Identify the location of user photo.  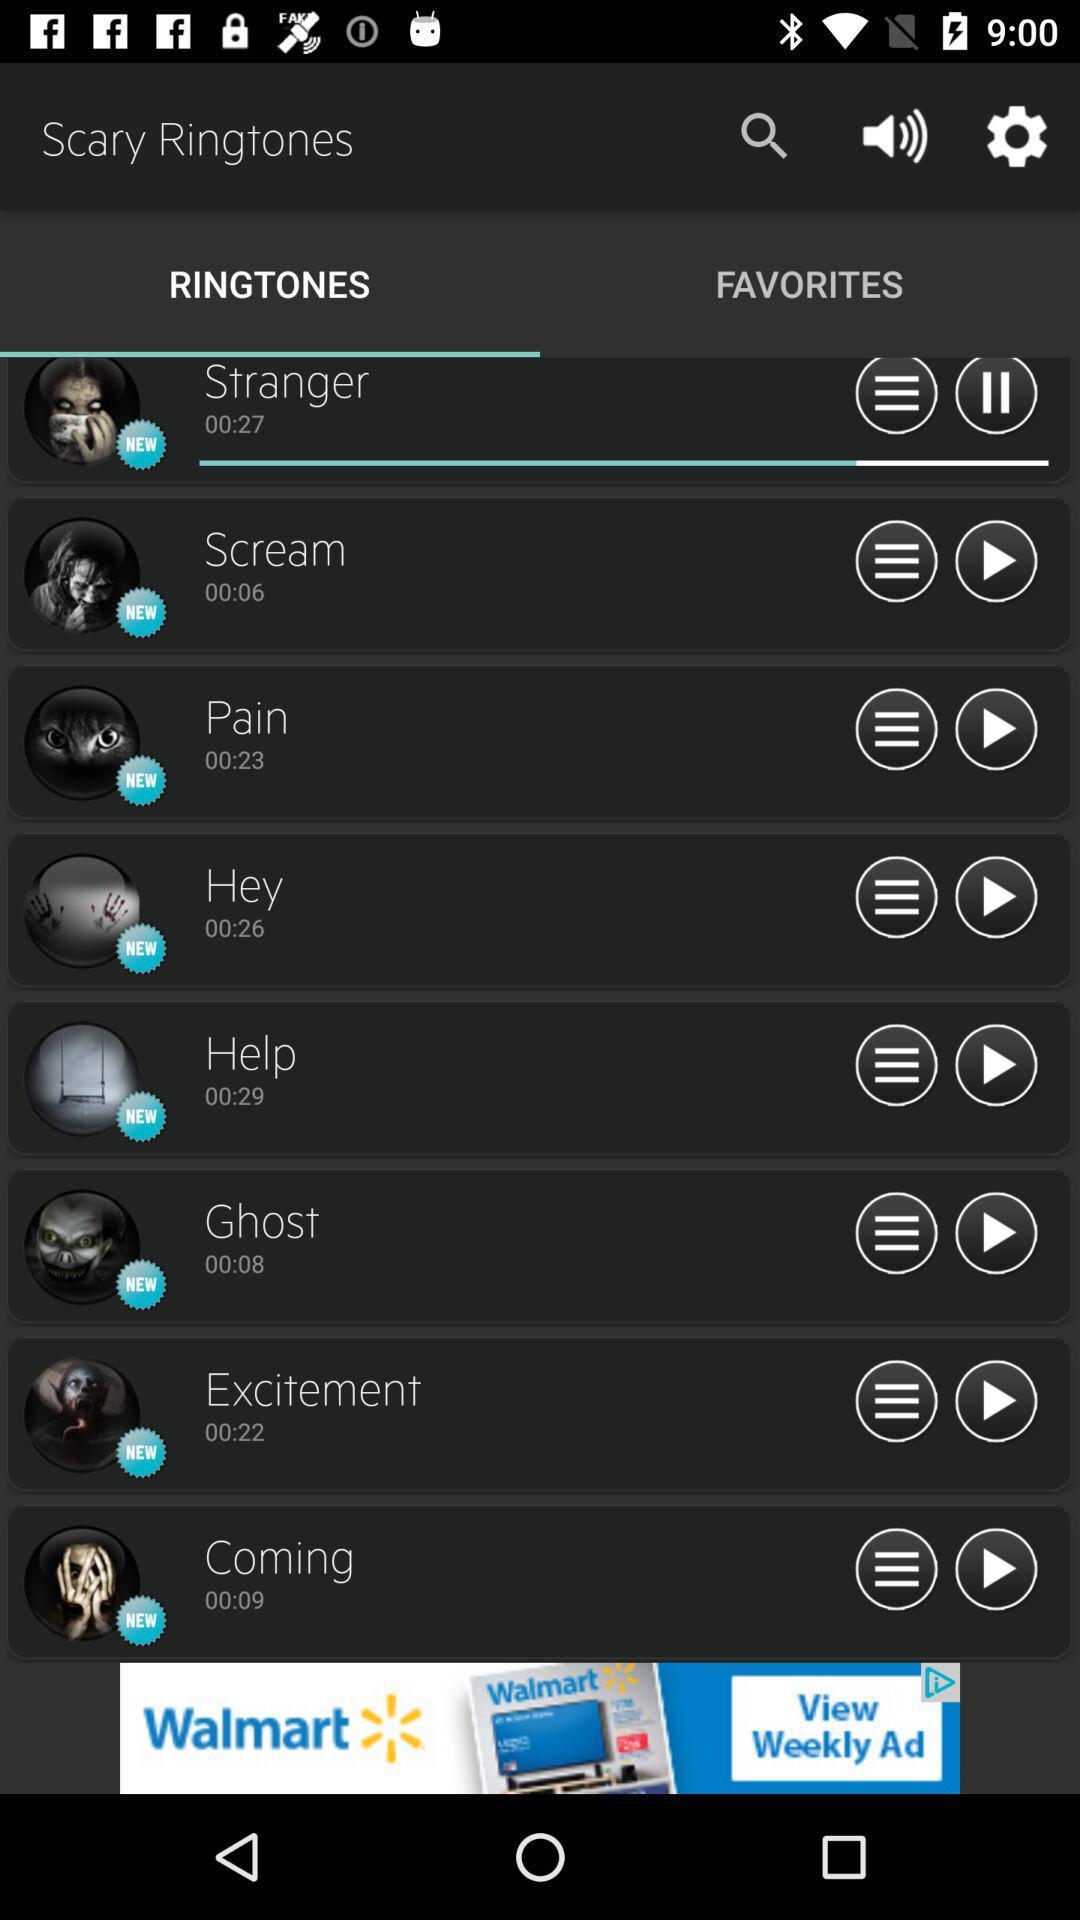
(80, 575).